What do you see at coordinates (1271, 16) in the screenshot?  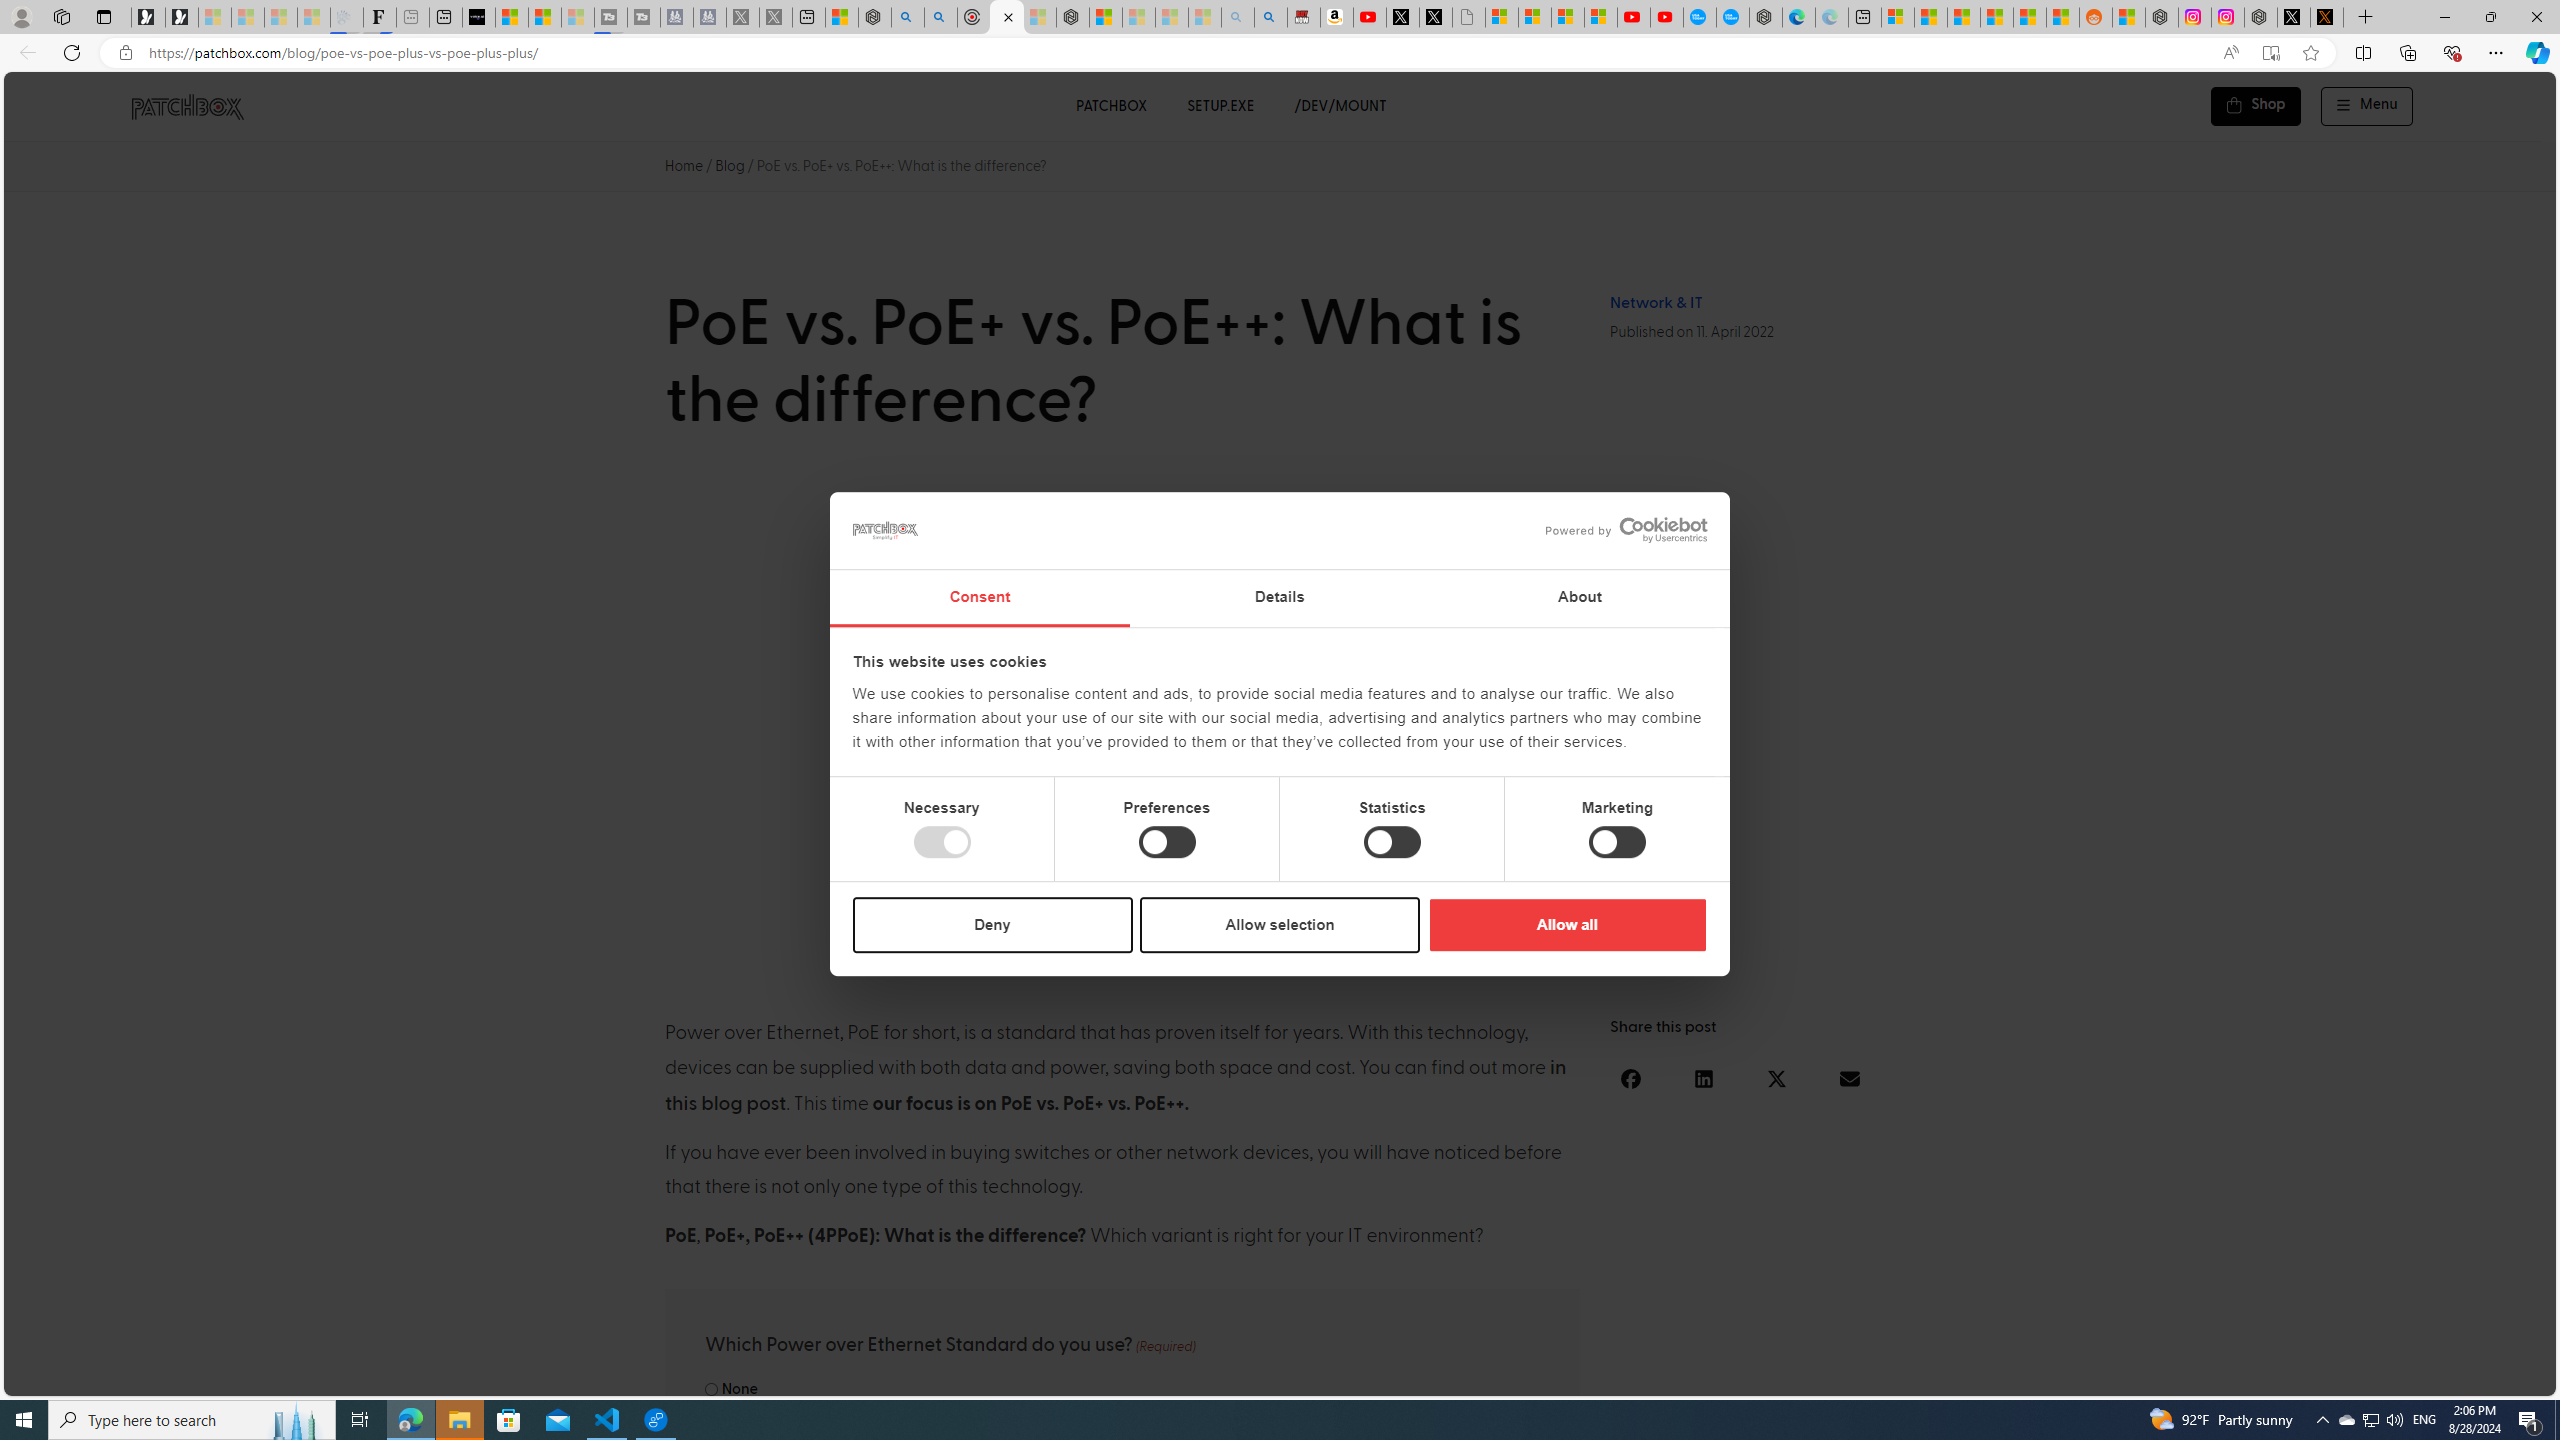 I see `'Amazon Echo Dot PNG - Search Images'` at bounding box center [1271, 16].